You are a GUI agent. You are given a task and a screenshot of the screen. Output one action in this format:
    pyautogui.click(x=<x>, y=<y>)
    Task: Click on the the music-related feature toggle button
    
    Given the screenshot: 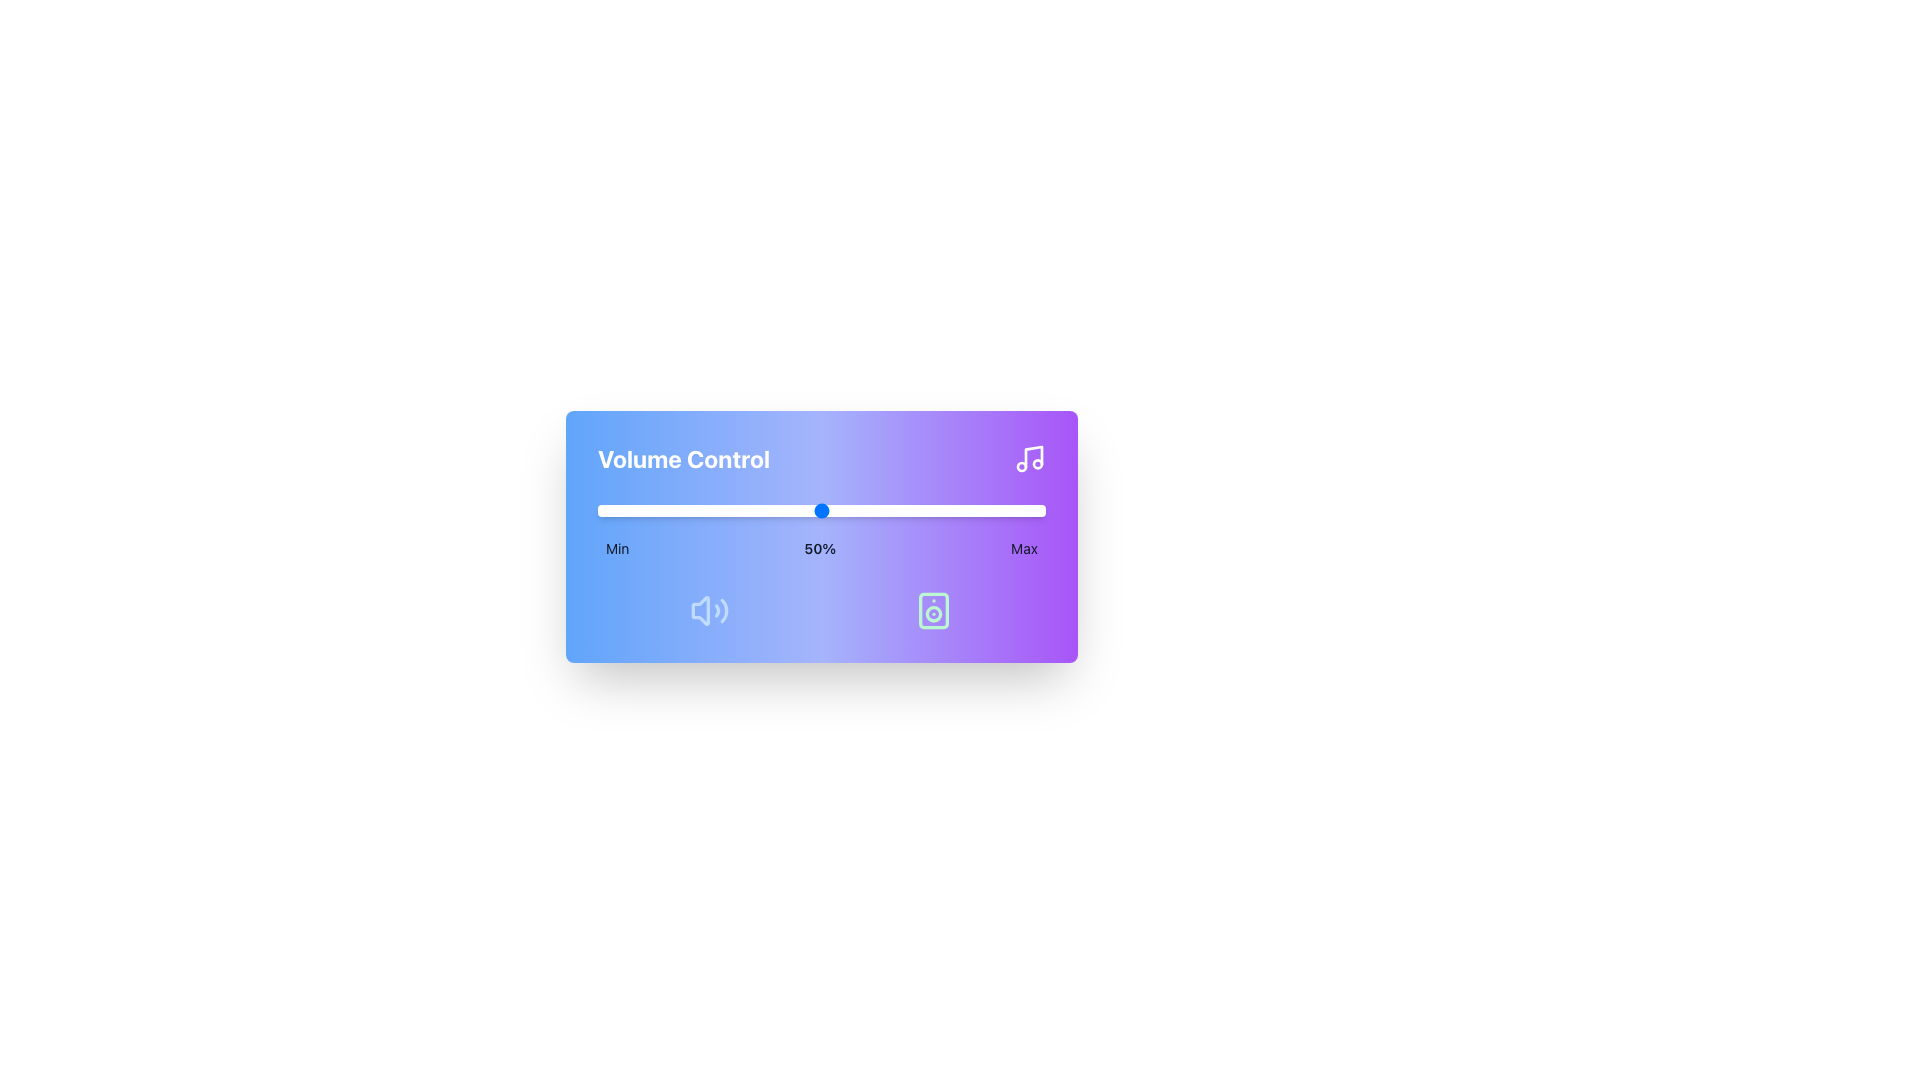 What is the action you would take?
    pyautogui.click(x=1030, y=459)
    